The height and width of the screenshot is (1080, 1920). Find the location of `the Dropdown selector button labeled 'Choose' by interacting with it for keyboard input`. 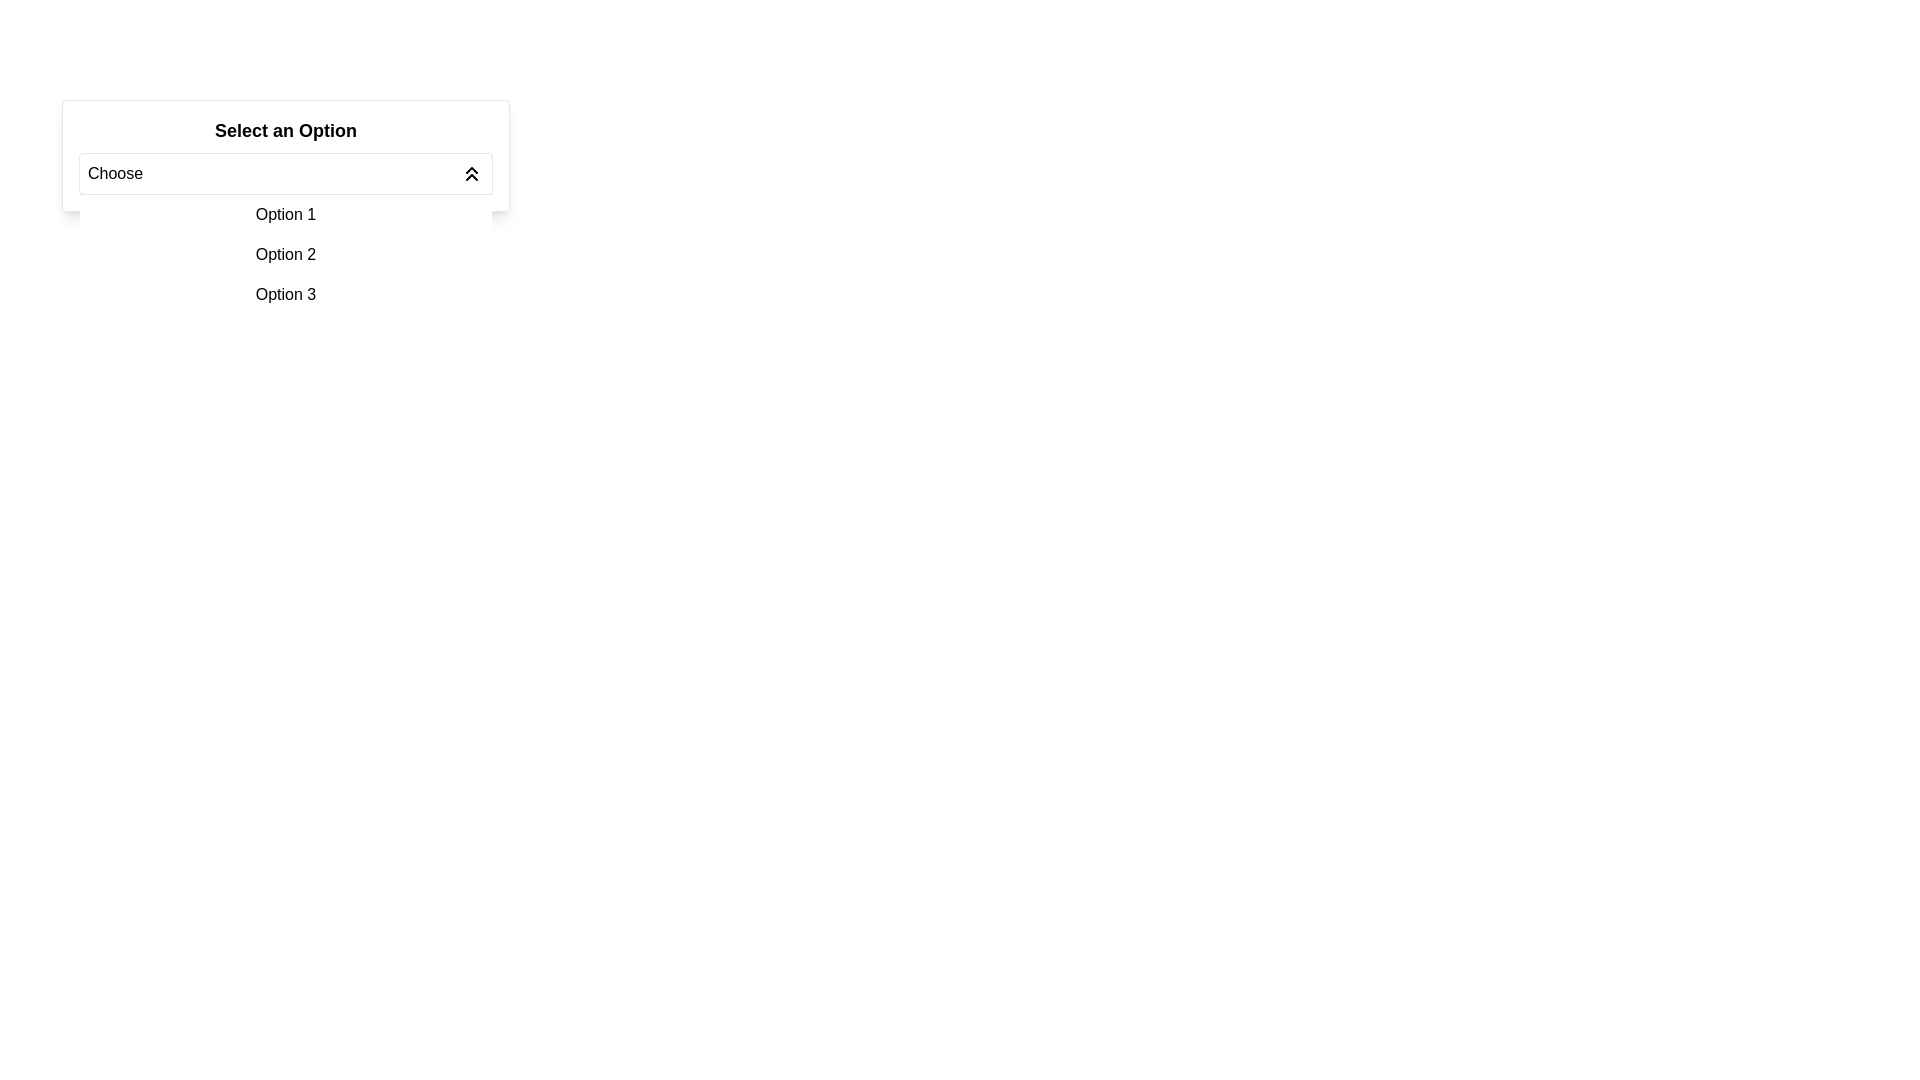

the Dropdown selector button labeled 'Choose' by interacting with it for keyboard input is located at coordinates (285, 172).